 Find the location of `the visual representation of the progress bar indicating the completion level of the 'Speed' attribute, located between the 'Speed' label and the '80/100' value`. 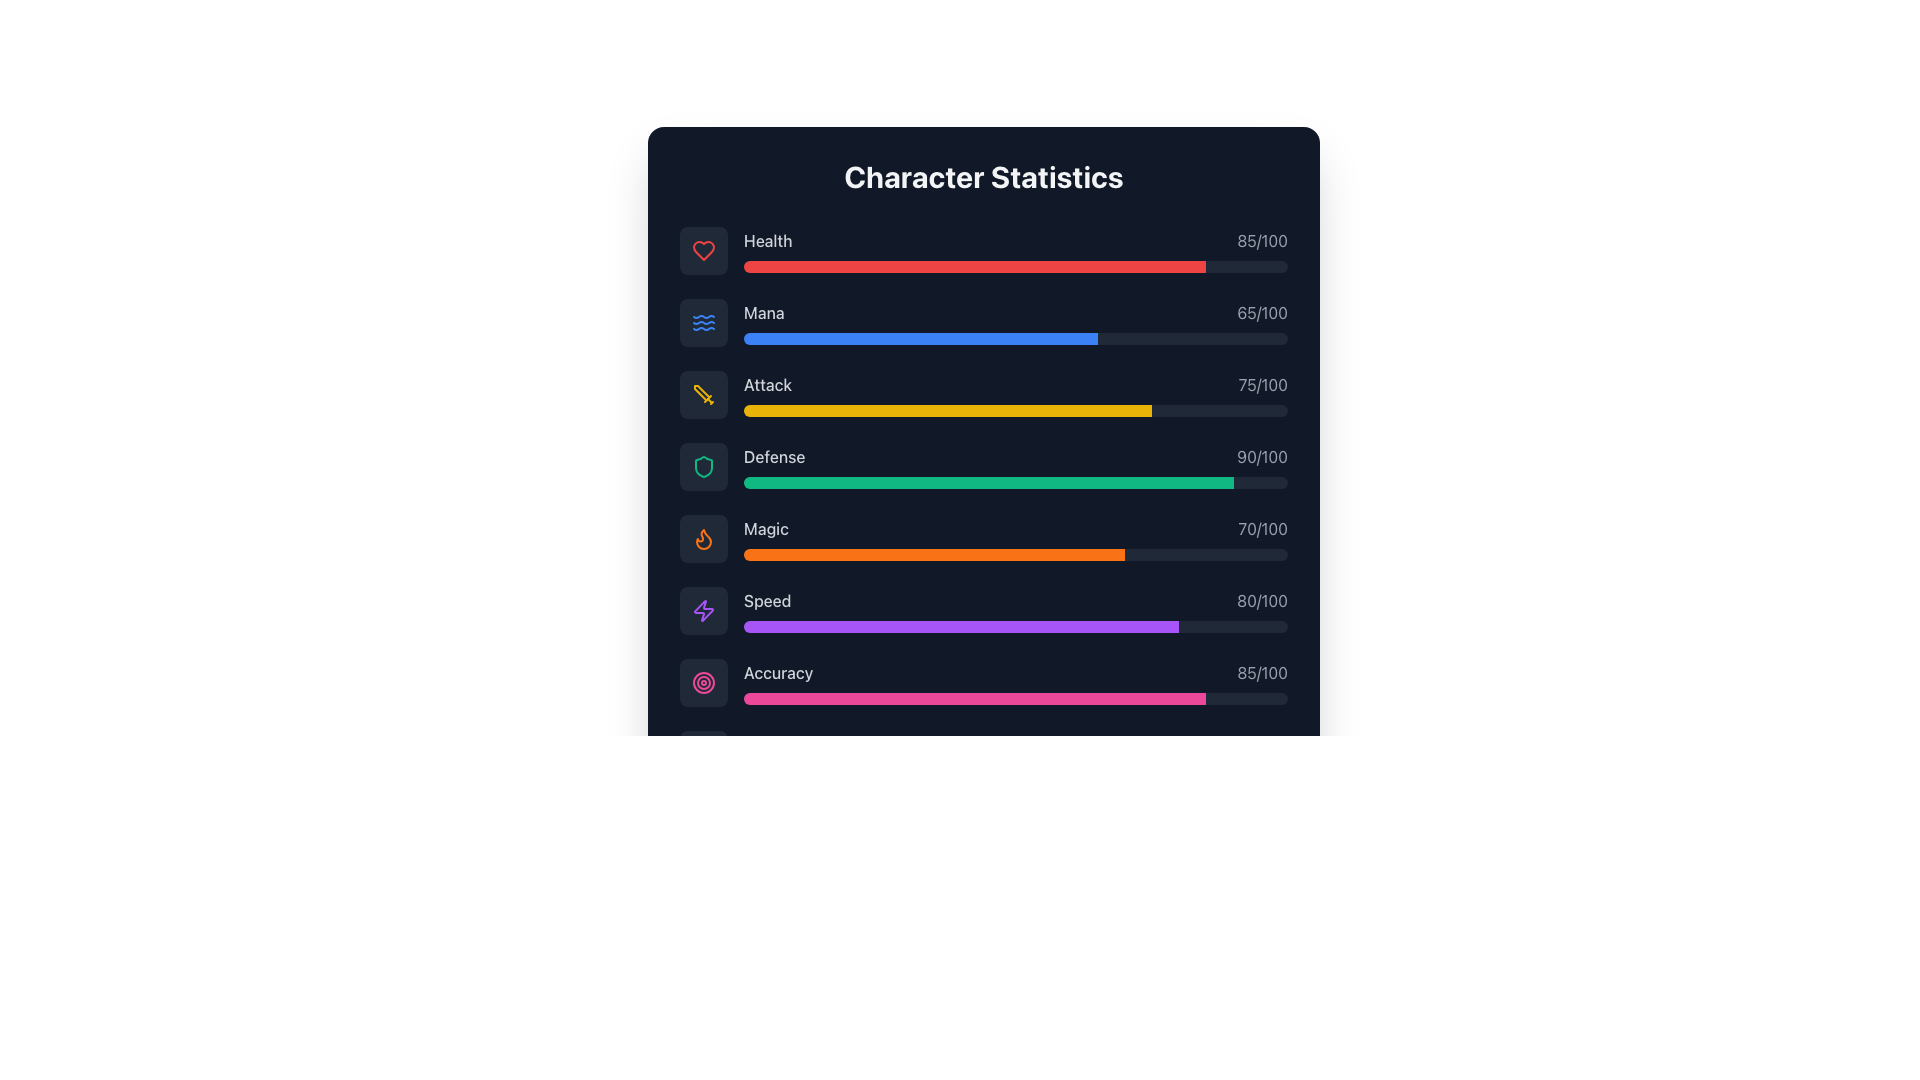

the visual representation of the progress bar indicating the completion level of the 'Speed' attribute, located between the 'Speed' label and the '80/100' value is located at coordinates (1016, 626).